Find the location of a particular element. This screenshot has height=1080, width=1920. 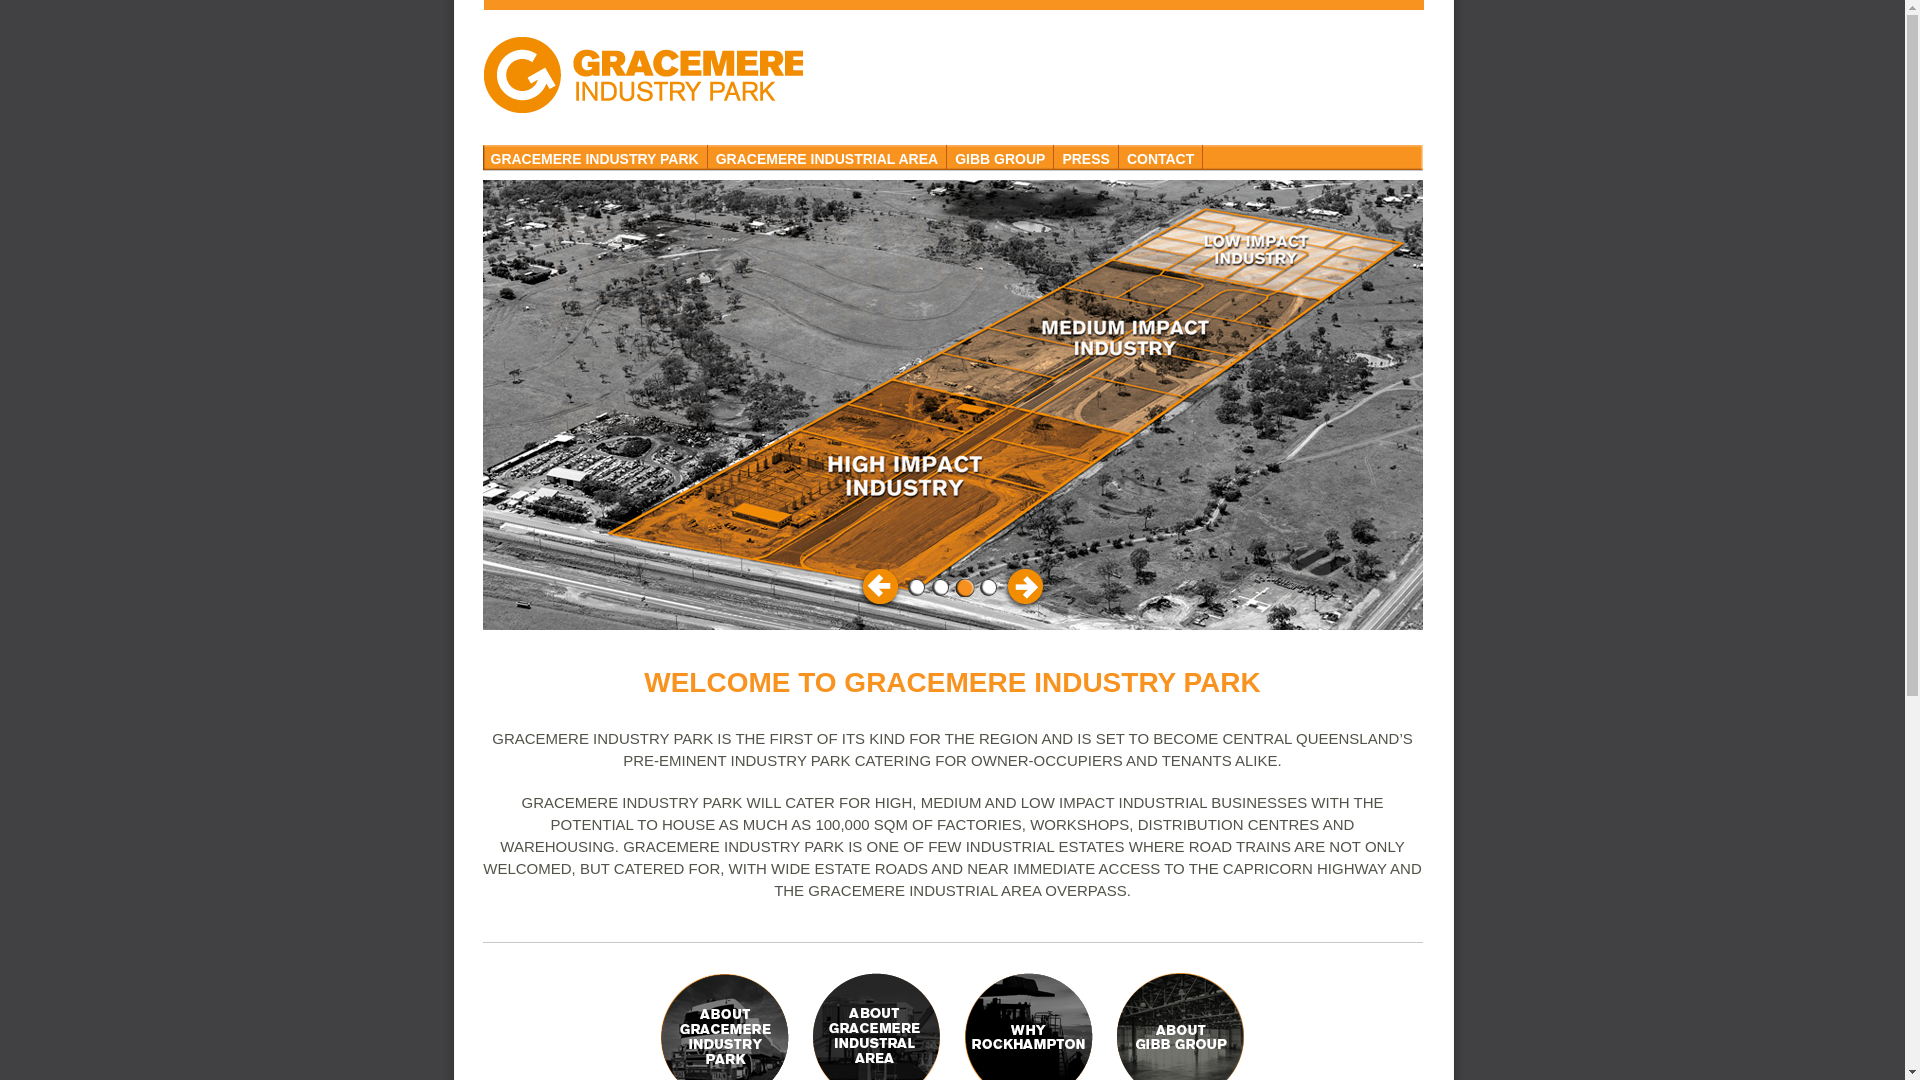

'Next' is located at coordinates (1022, 585).